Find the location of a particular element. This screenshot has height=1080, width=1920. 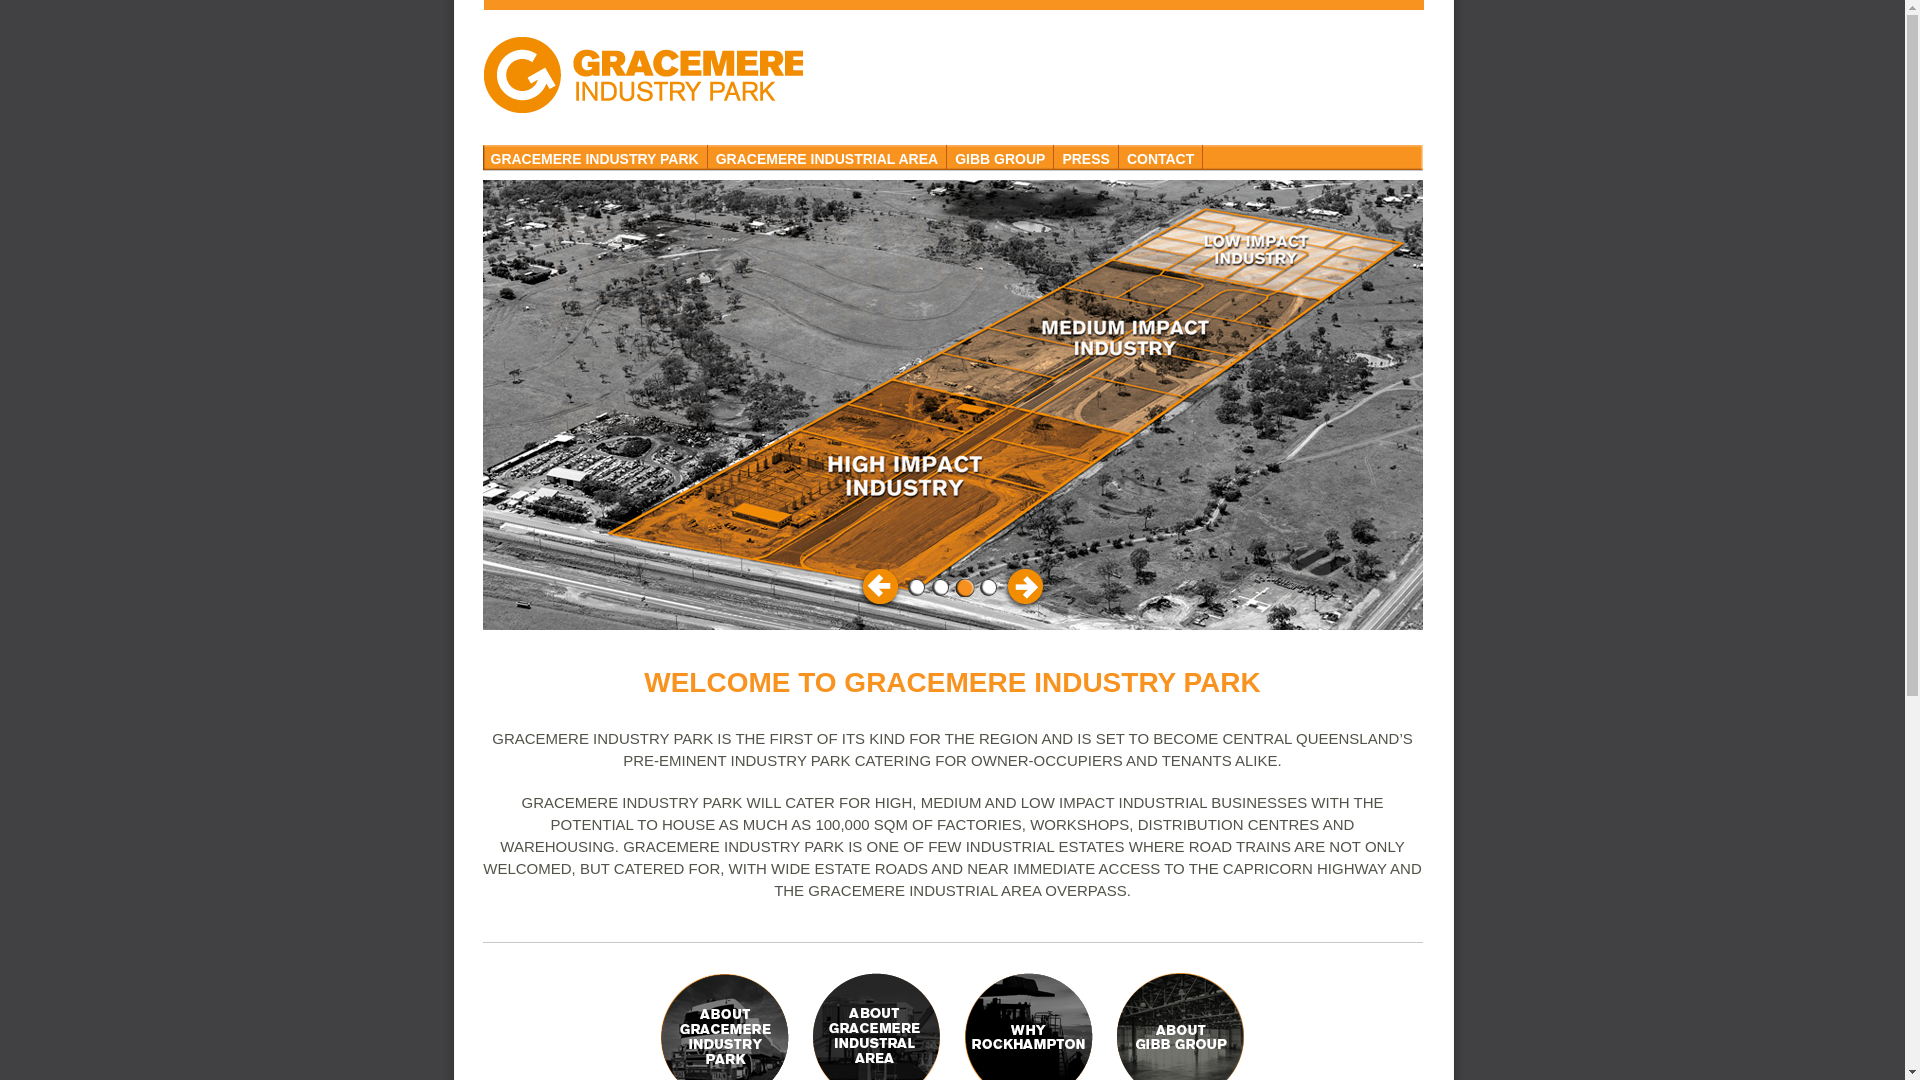

'Next' is located at coordinates (1022, 585).